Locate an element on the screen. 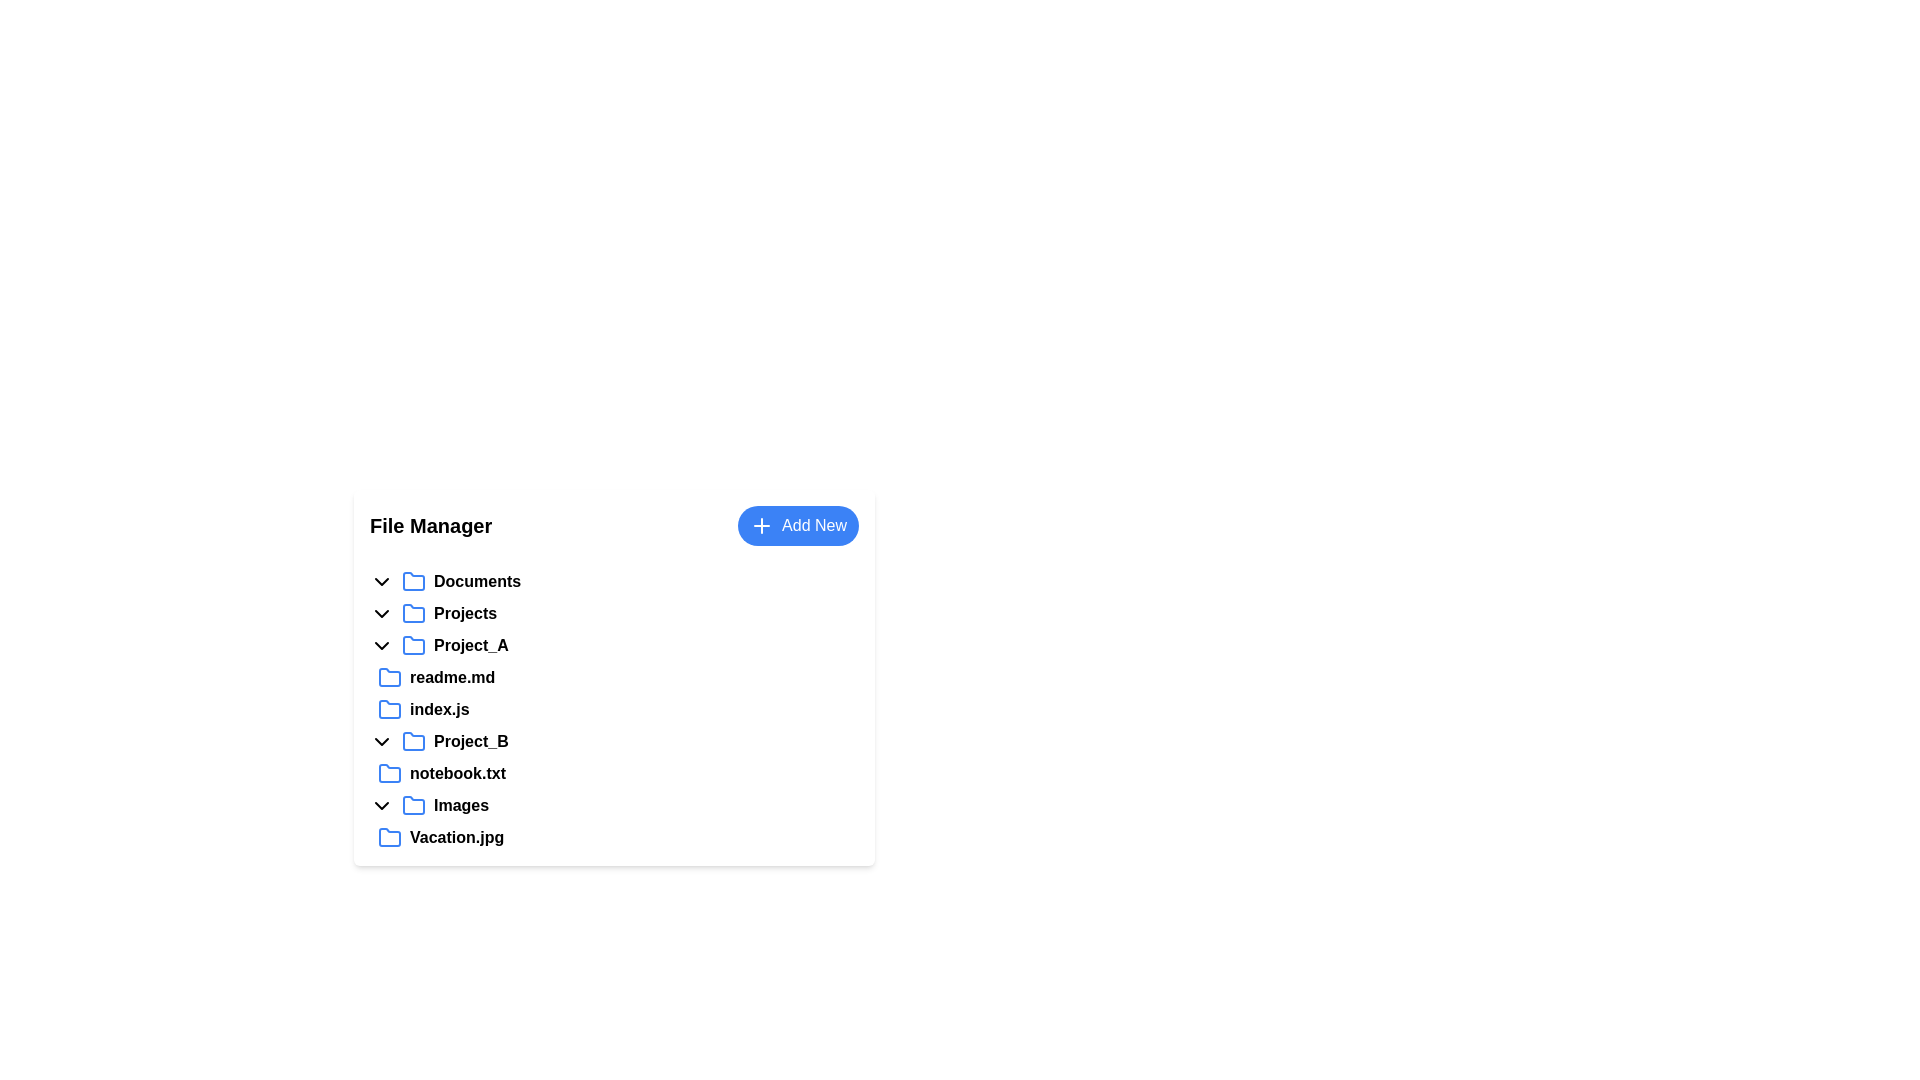 The width and height of the screenshot is (1920, 1080). the folder icon located to the left of the text label 'index.js' in the row labeled 'index.js' is located at coordinates (389, 708).